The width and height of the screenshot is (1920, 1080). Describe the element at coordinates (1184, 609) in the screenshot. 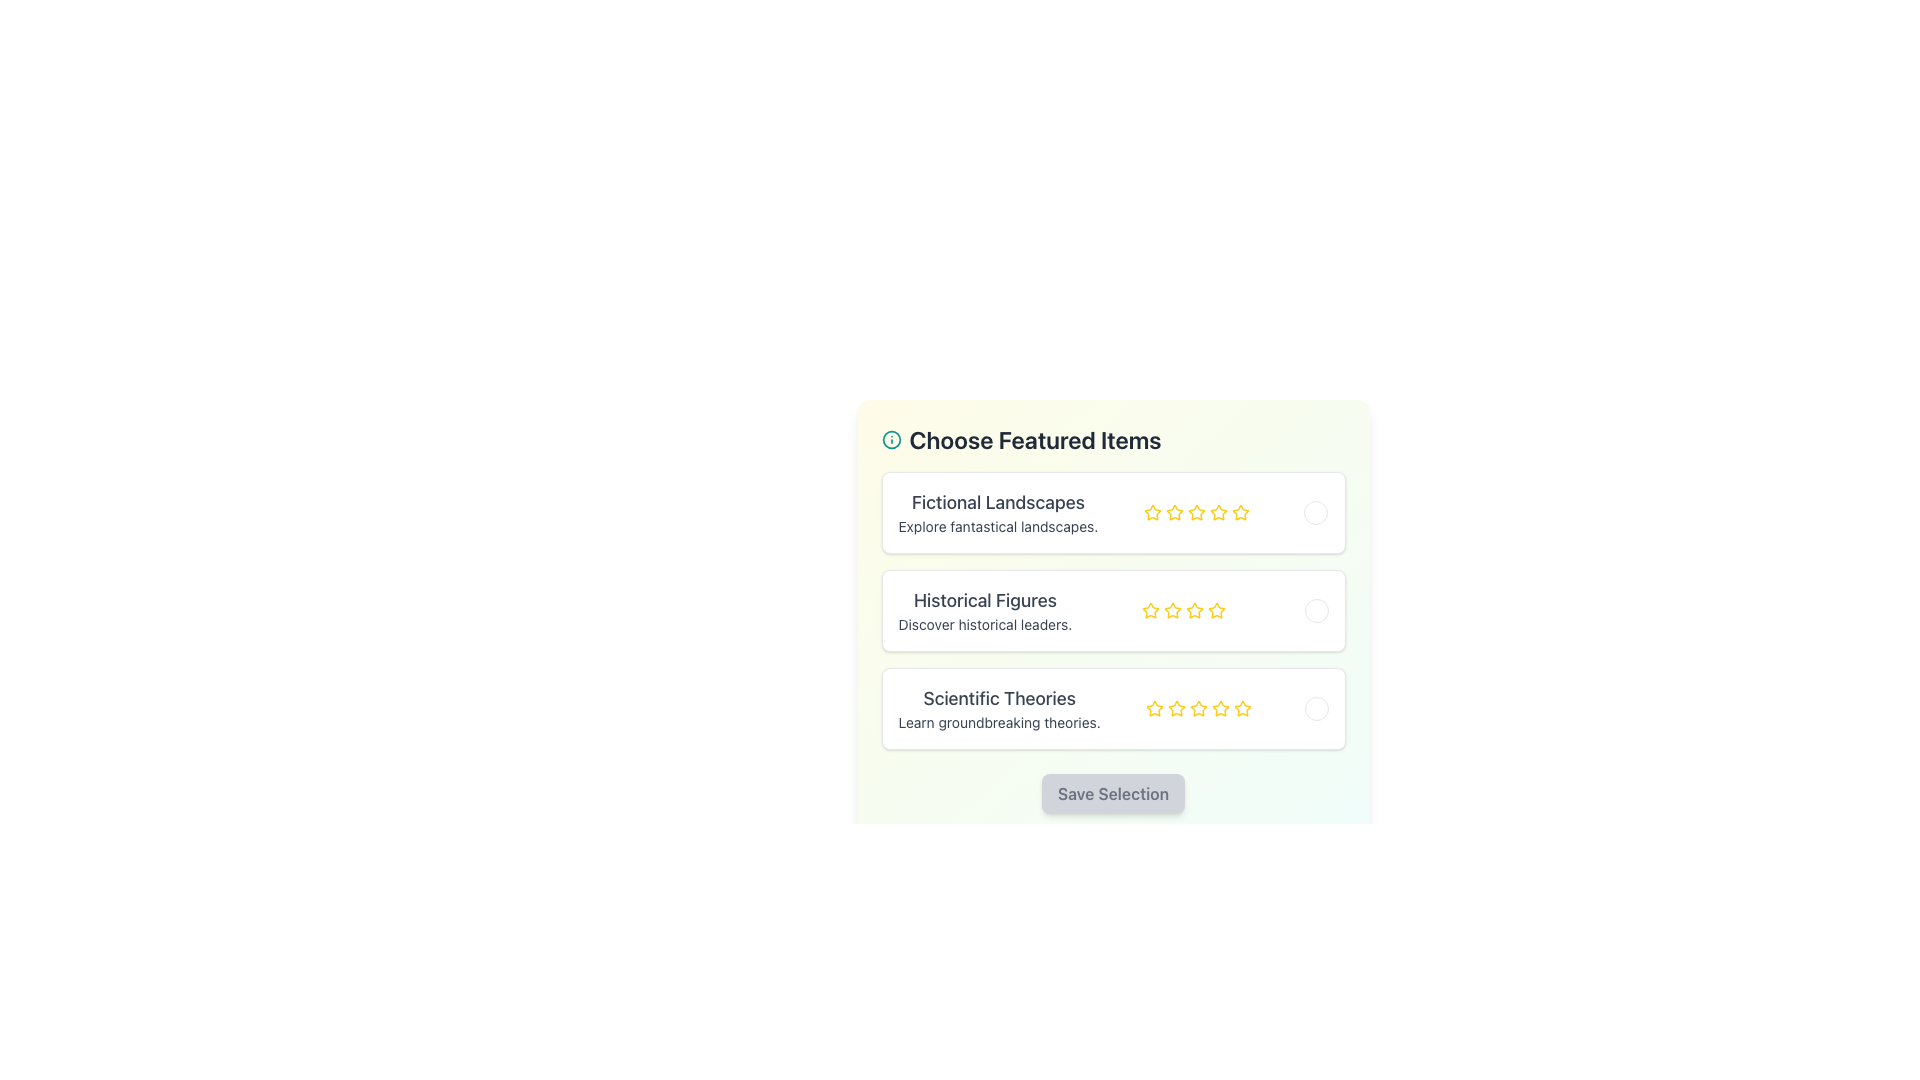

I see `one of the rating stars in the 'Historical Figures' section` at that location.